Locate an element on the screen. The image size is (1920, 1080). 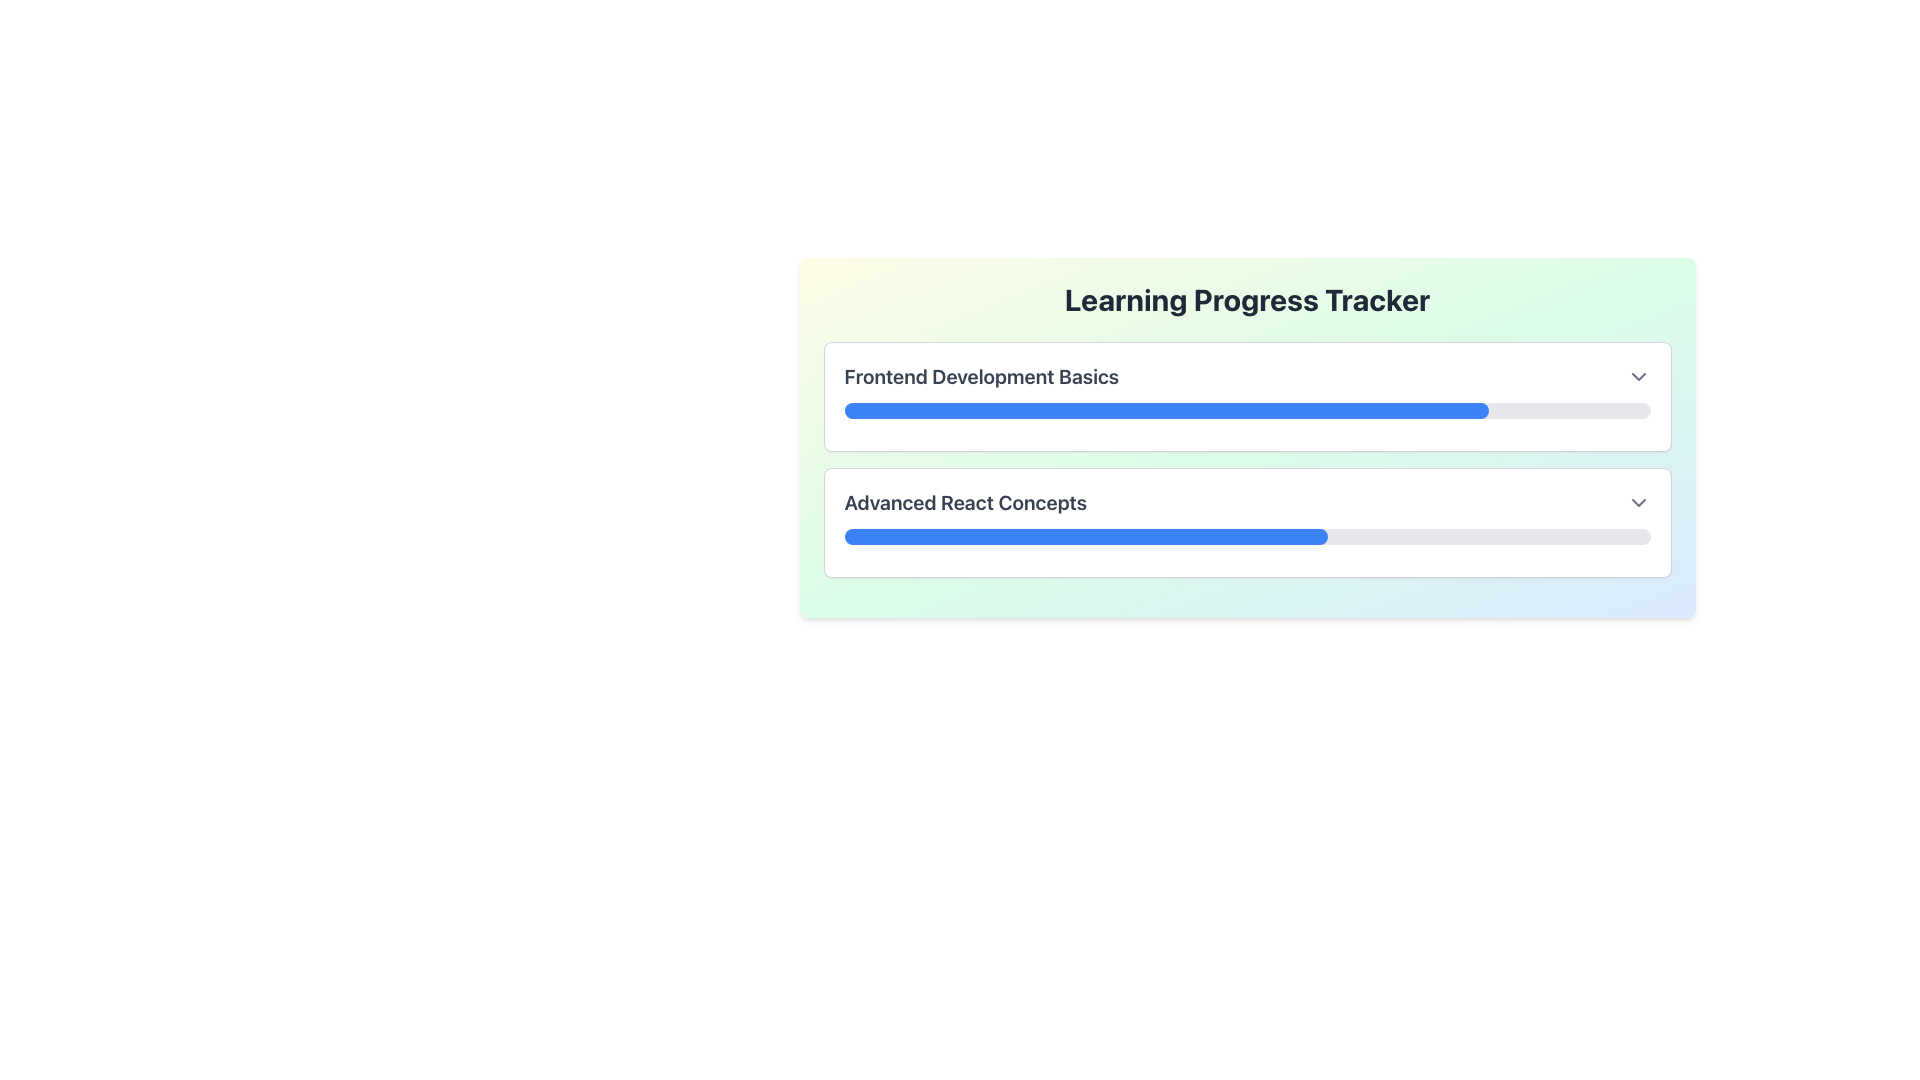
the progress bar segment indicating 60% completion in the 'Advanced React Concepts' course area is located at coordinates (1085, 535).